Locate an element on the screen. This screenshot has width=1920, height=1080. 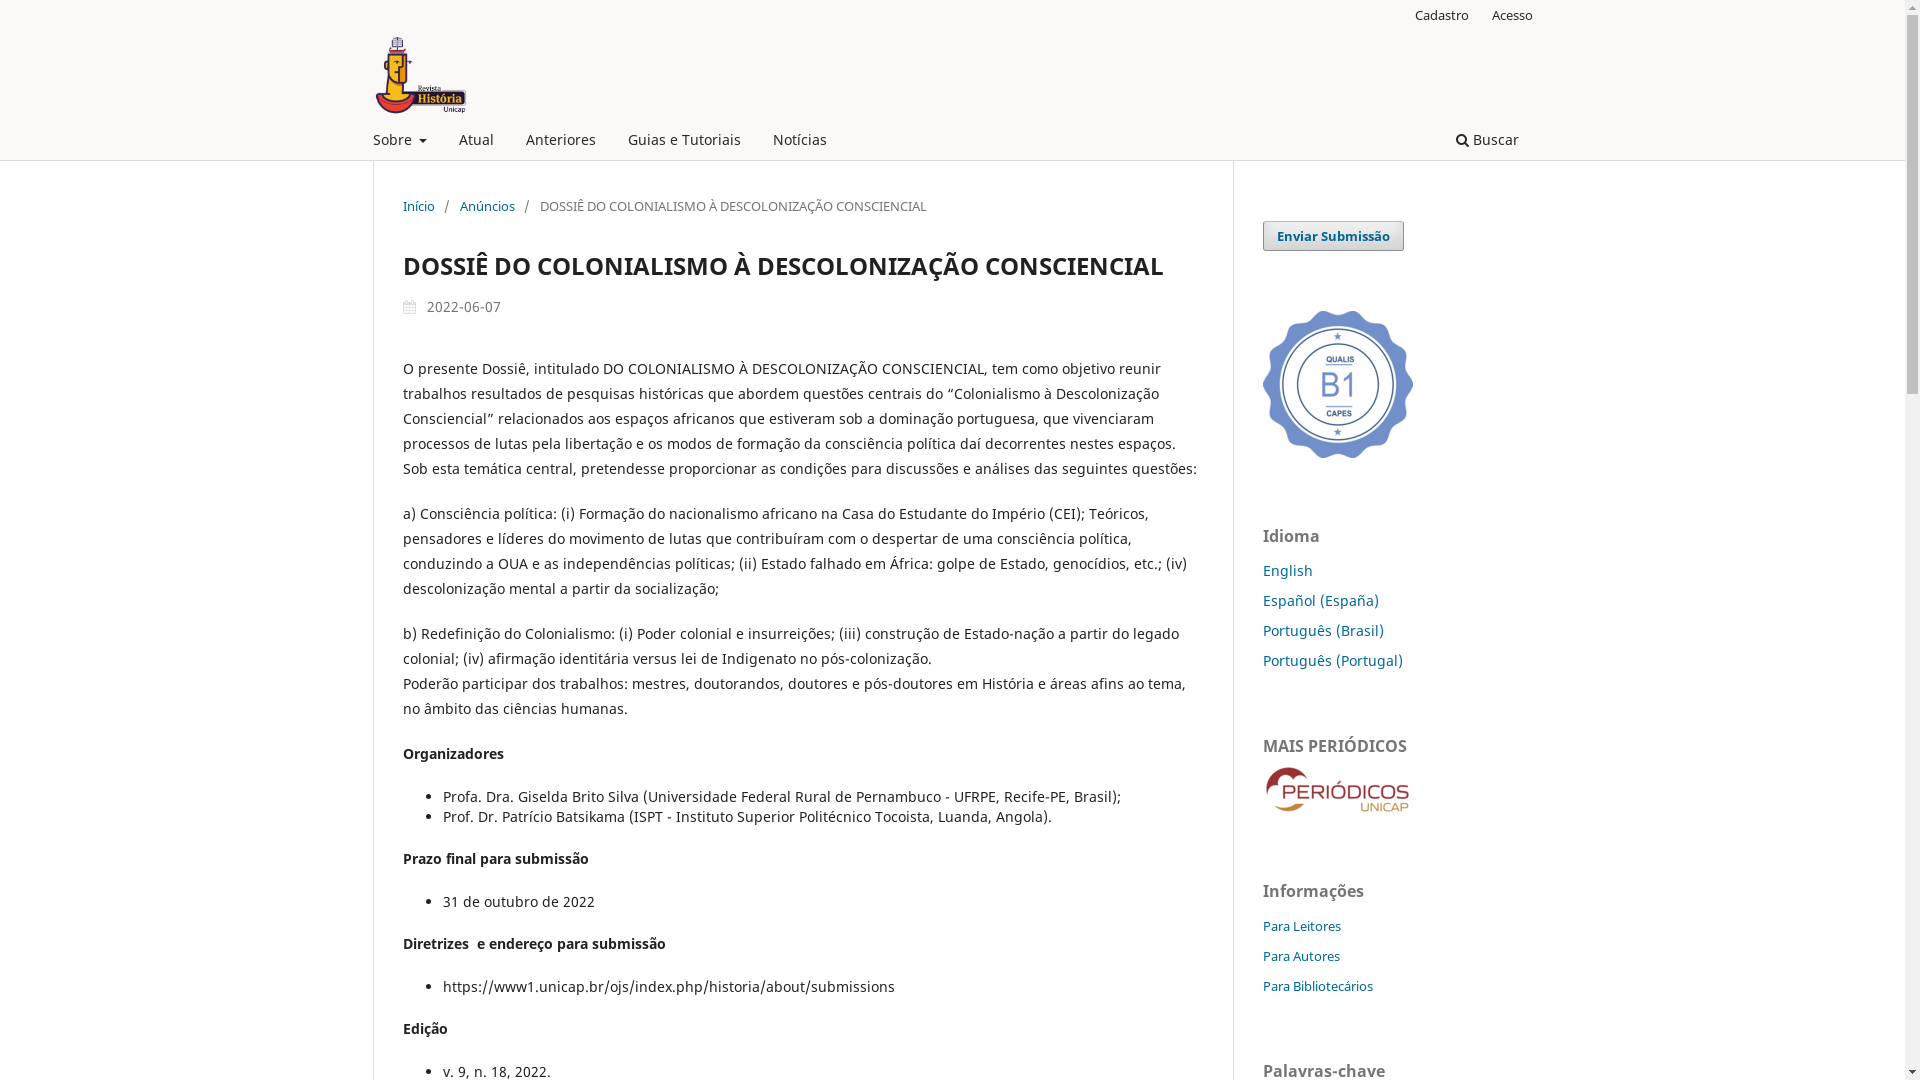
'Anteriores' is located at coordinates (560, 141).